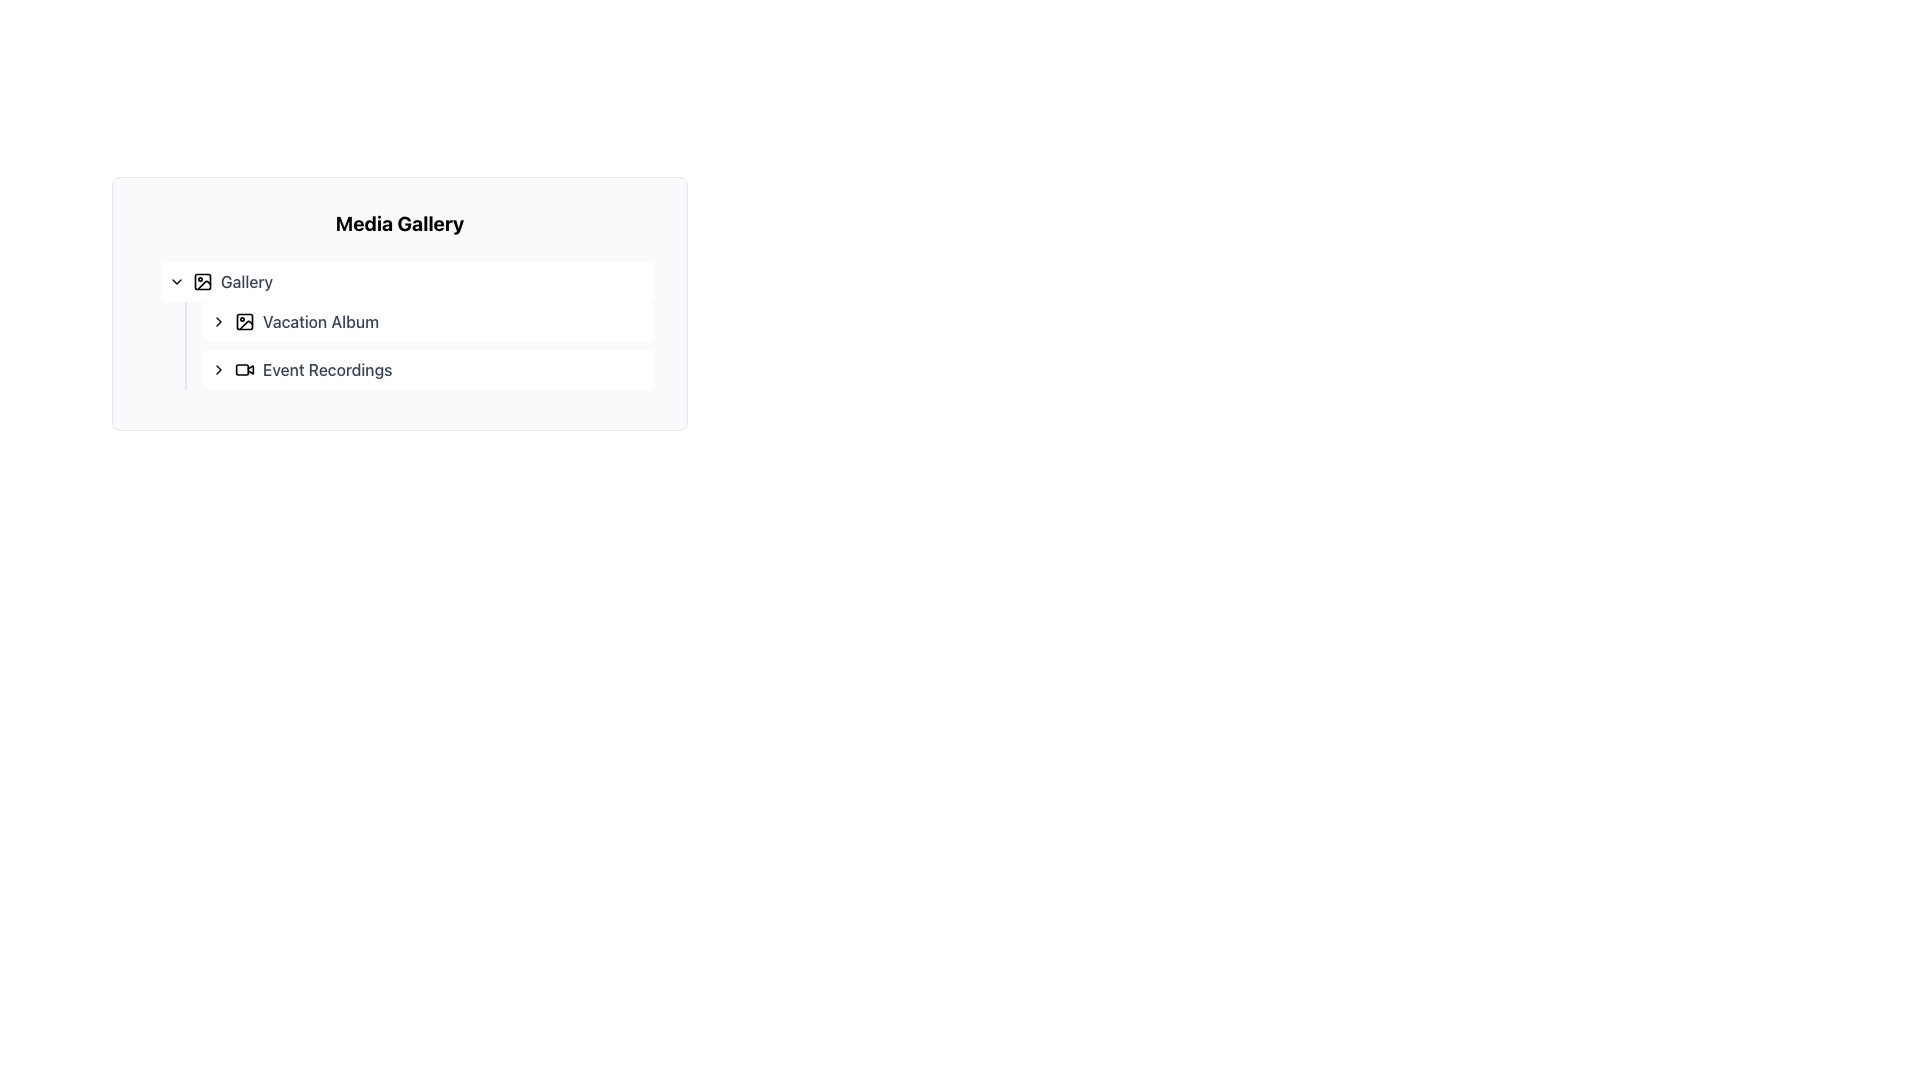  What do you see at coordinates (407, 281) in the screenshot?
I see `the first row clickable entry point of the 'Gallery' section under 'Media Gallery'` at bounding box center [407, 281].